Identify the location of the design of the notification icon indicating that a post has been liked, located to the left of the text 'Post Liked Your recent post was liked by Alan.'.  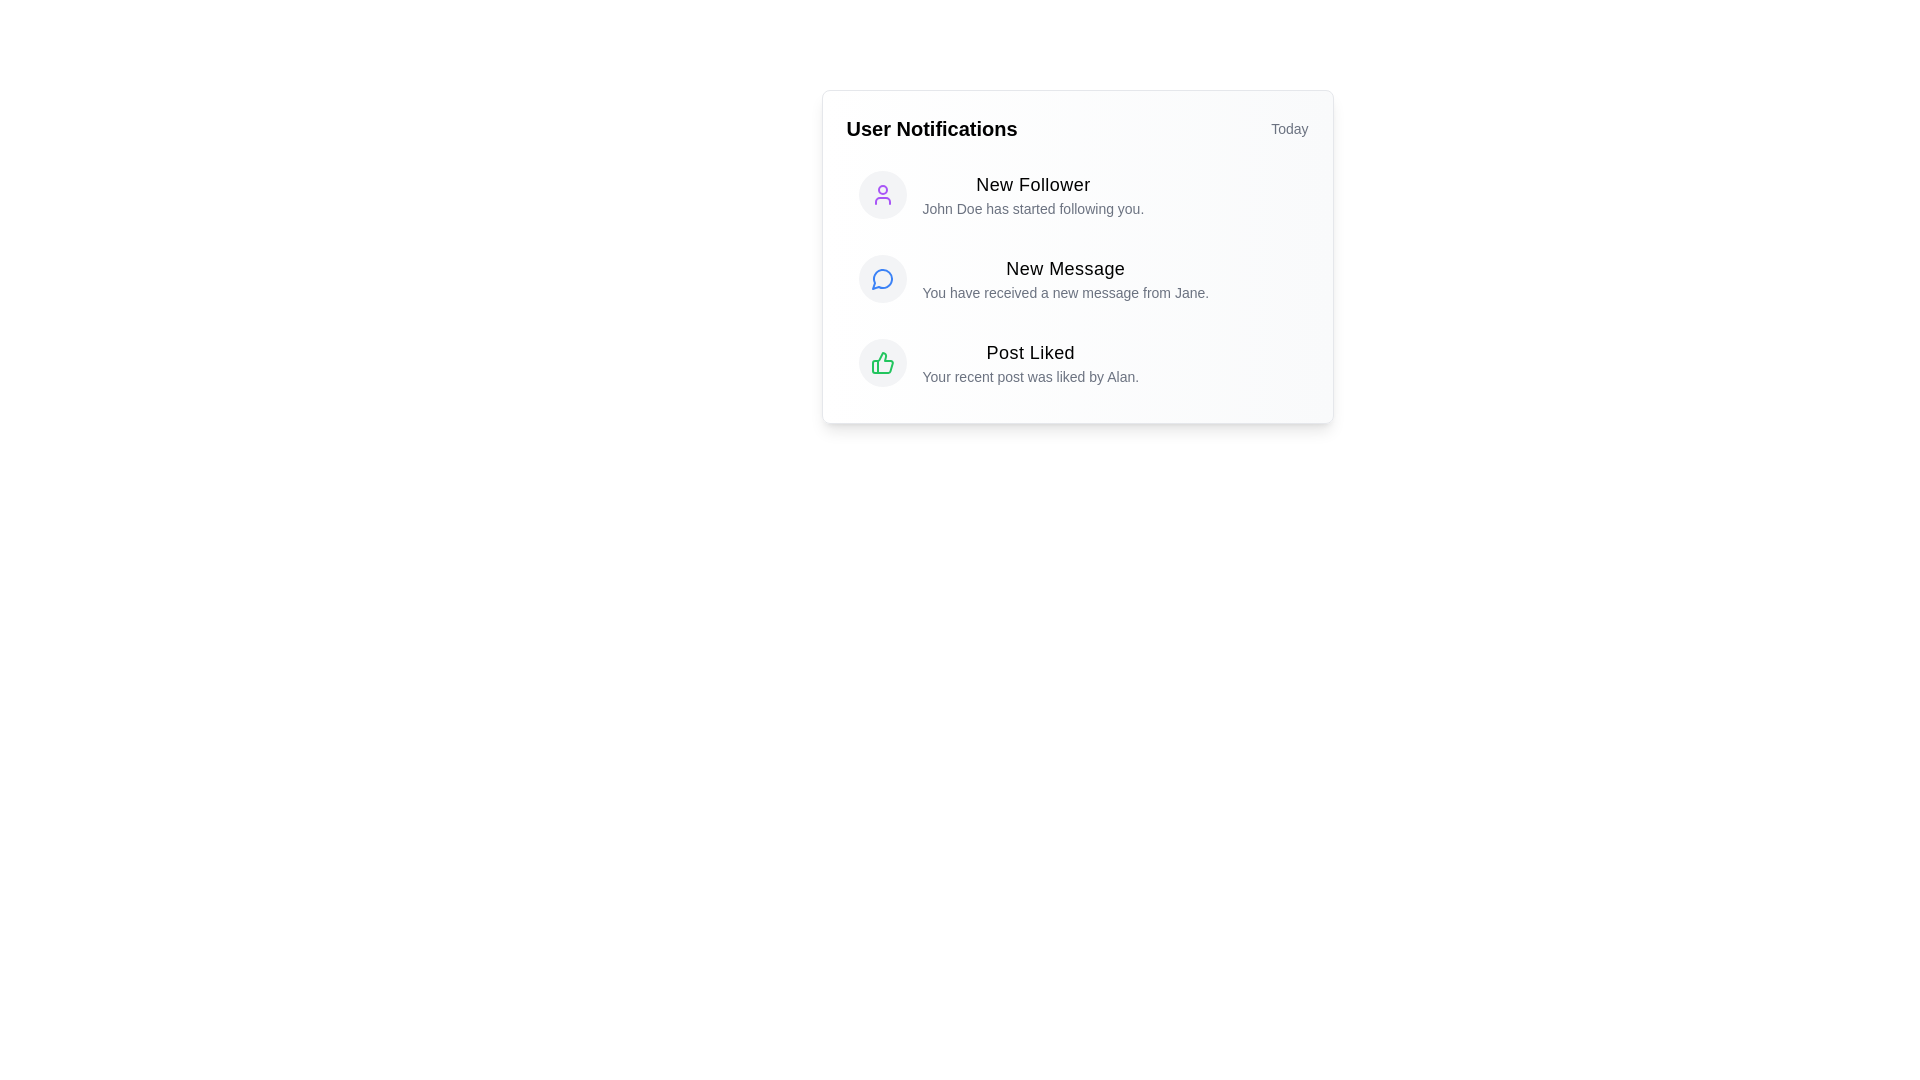
(881, 362).